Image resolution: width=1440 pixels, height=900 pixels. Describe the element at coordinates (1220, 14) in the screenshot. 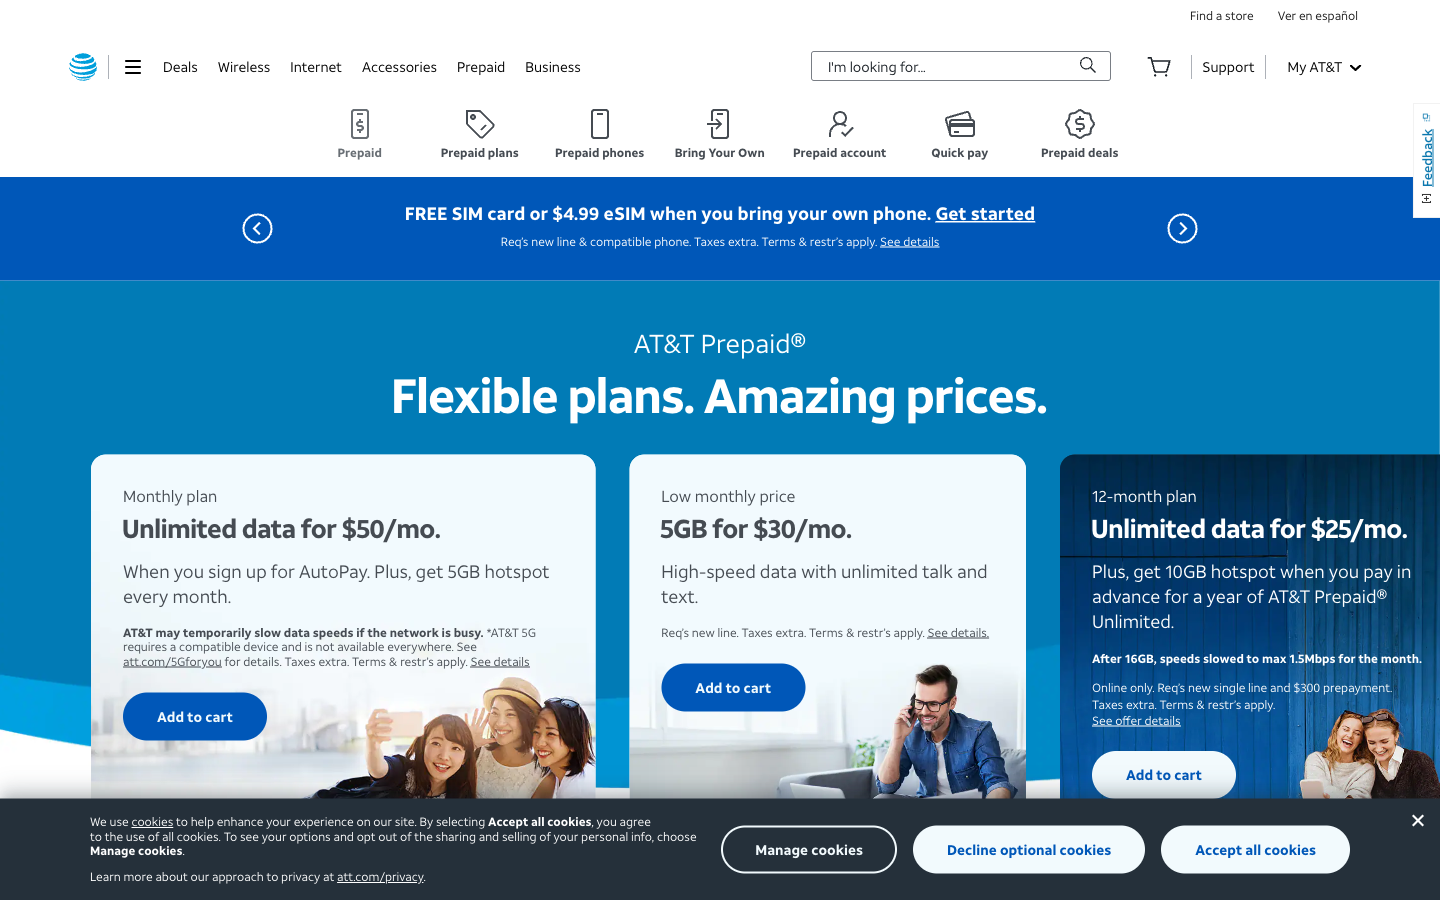

I see `View store locations in a new tab` at that location.